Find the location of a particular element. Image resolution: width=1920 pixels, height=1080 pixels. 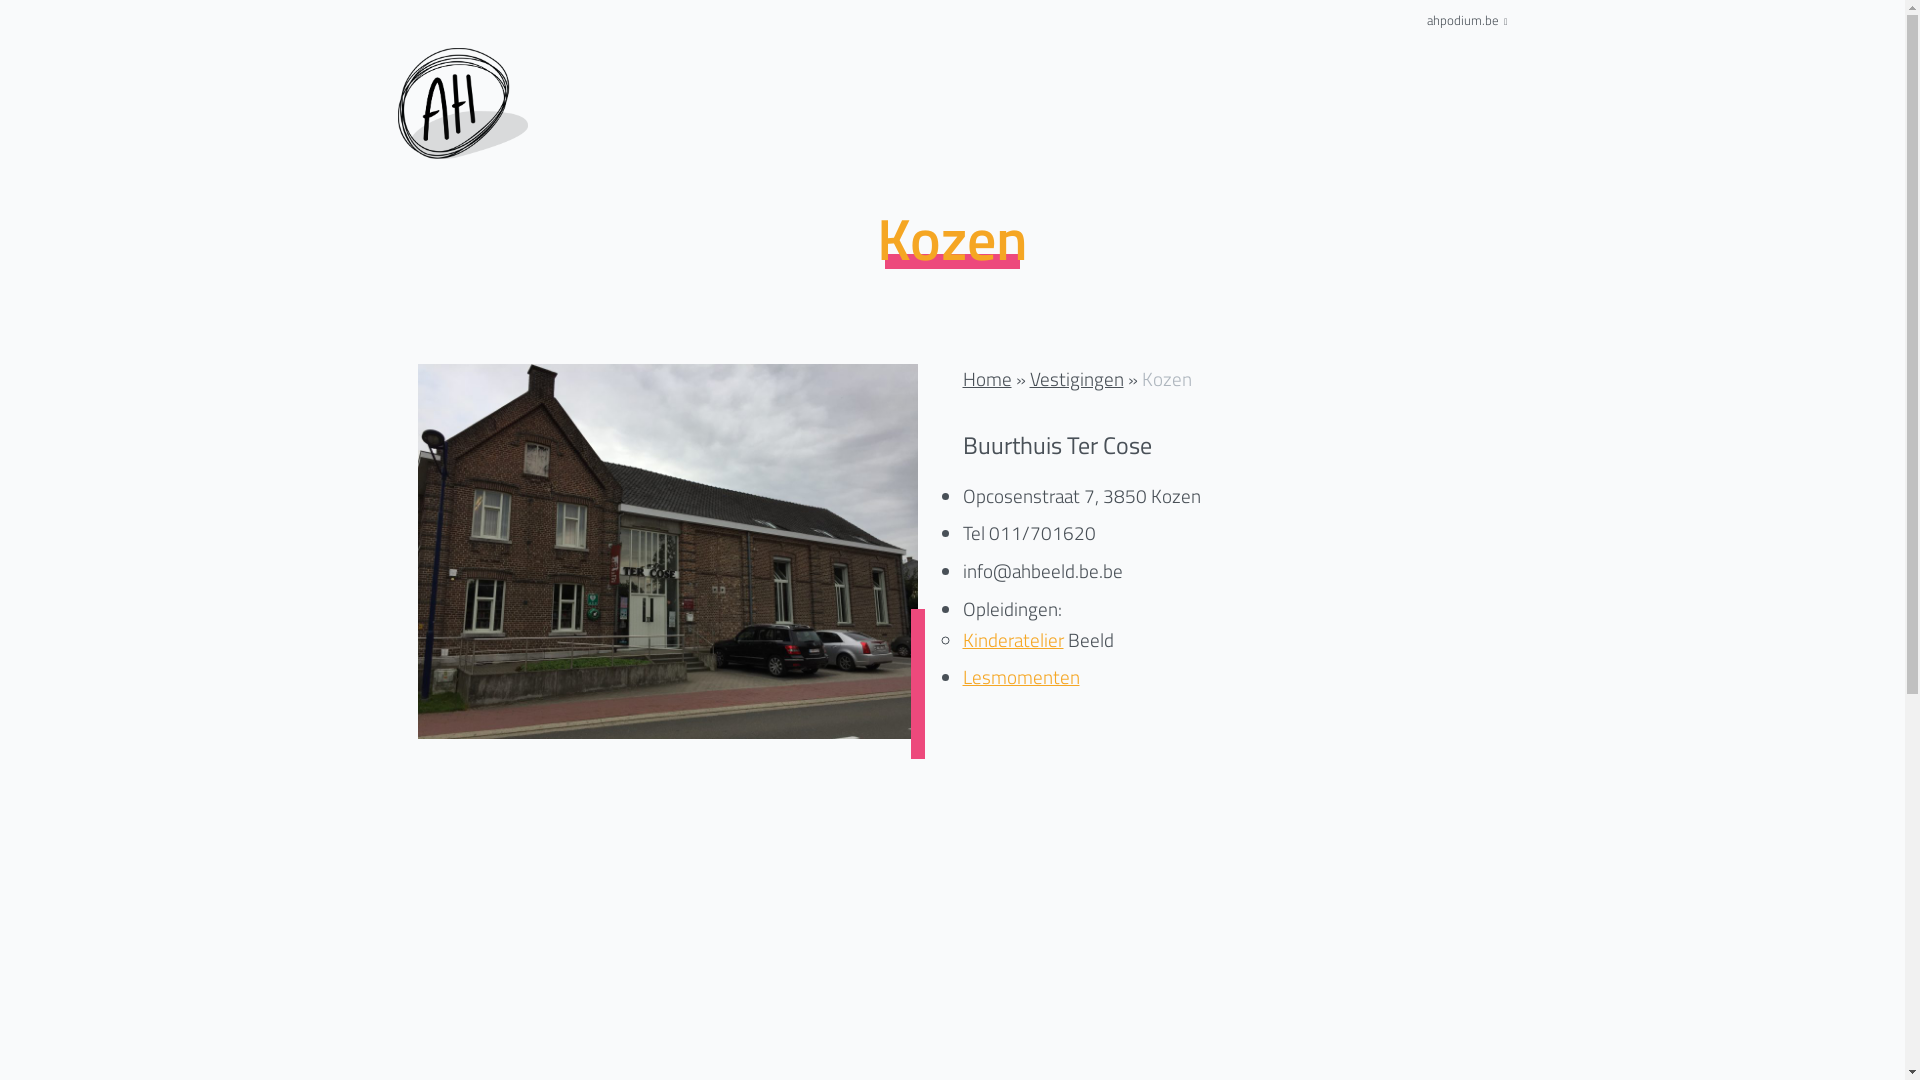

'Home' is located at coordinates (986, 378).